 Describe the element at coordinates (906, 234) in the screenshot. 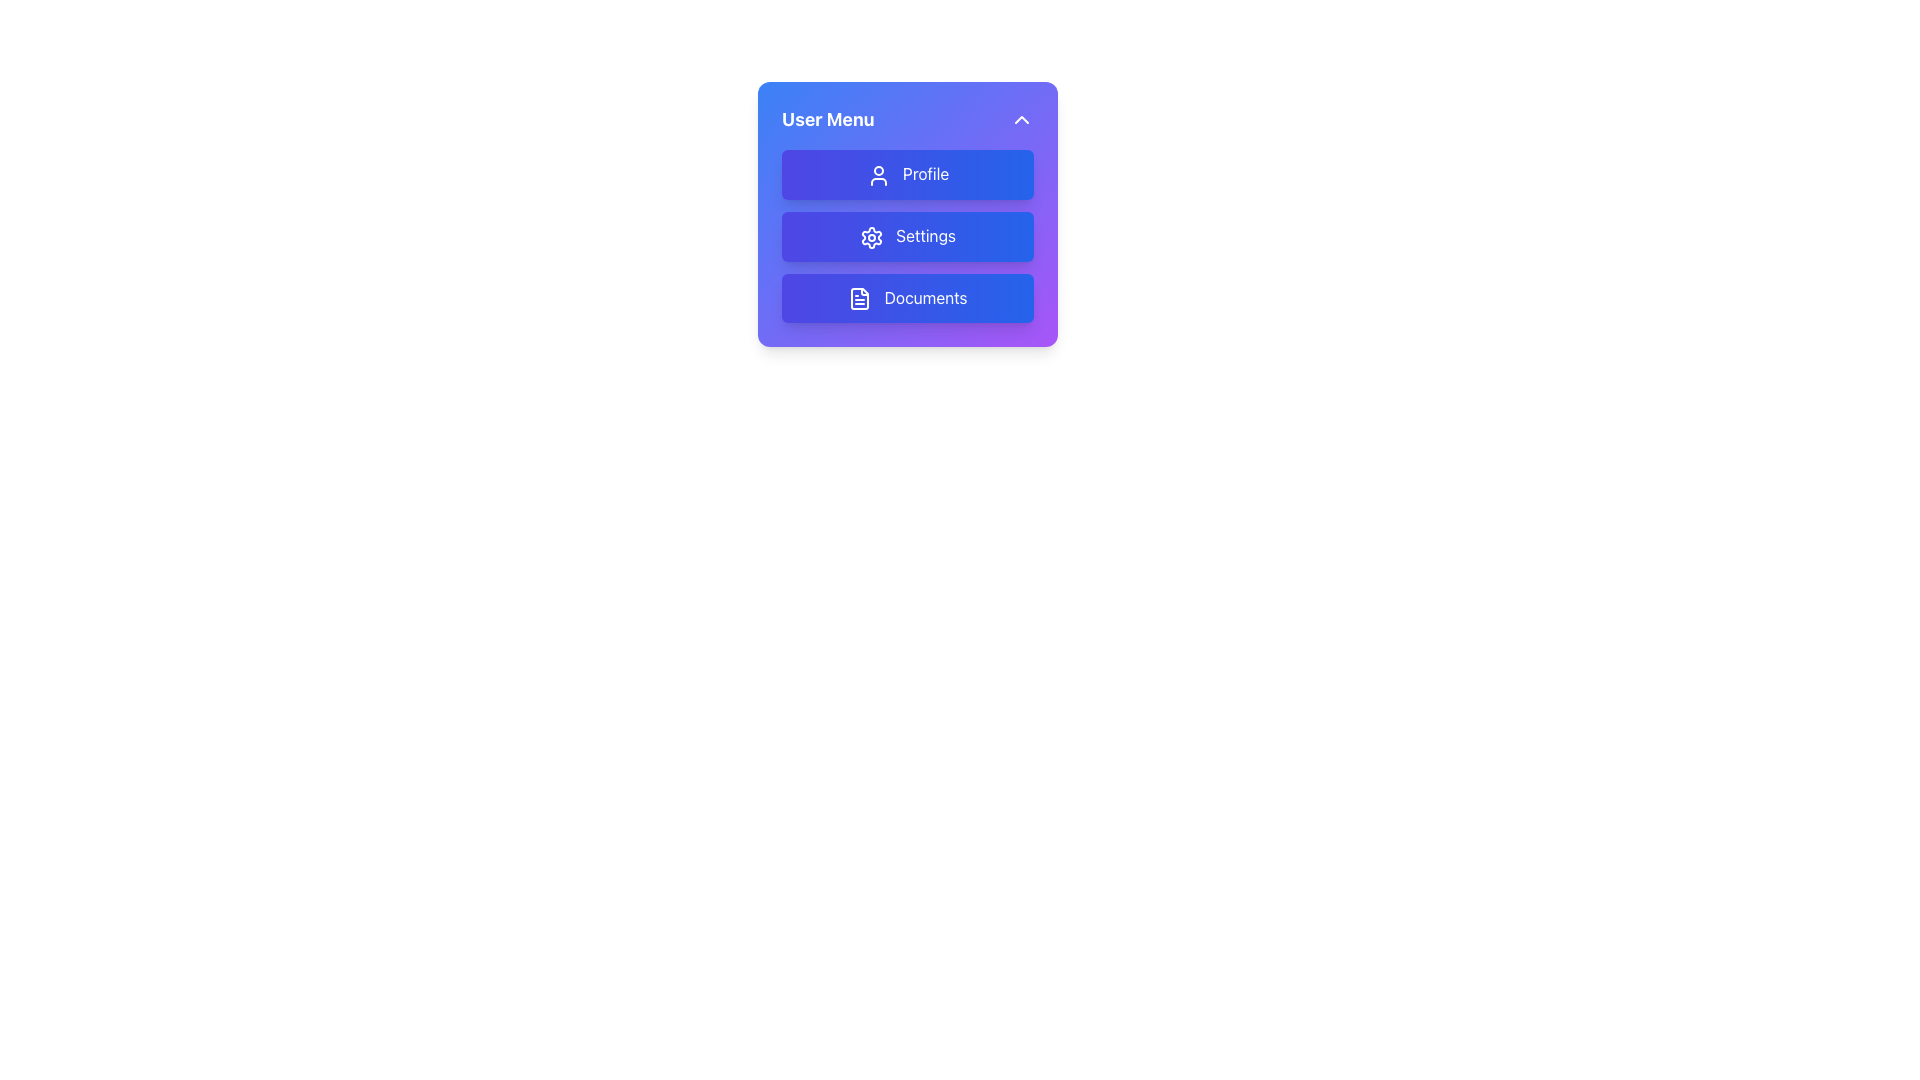

I see `the 'Settings' menu item in the User Menu vertical navigation component` at that location.